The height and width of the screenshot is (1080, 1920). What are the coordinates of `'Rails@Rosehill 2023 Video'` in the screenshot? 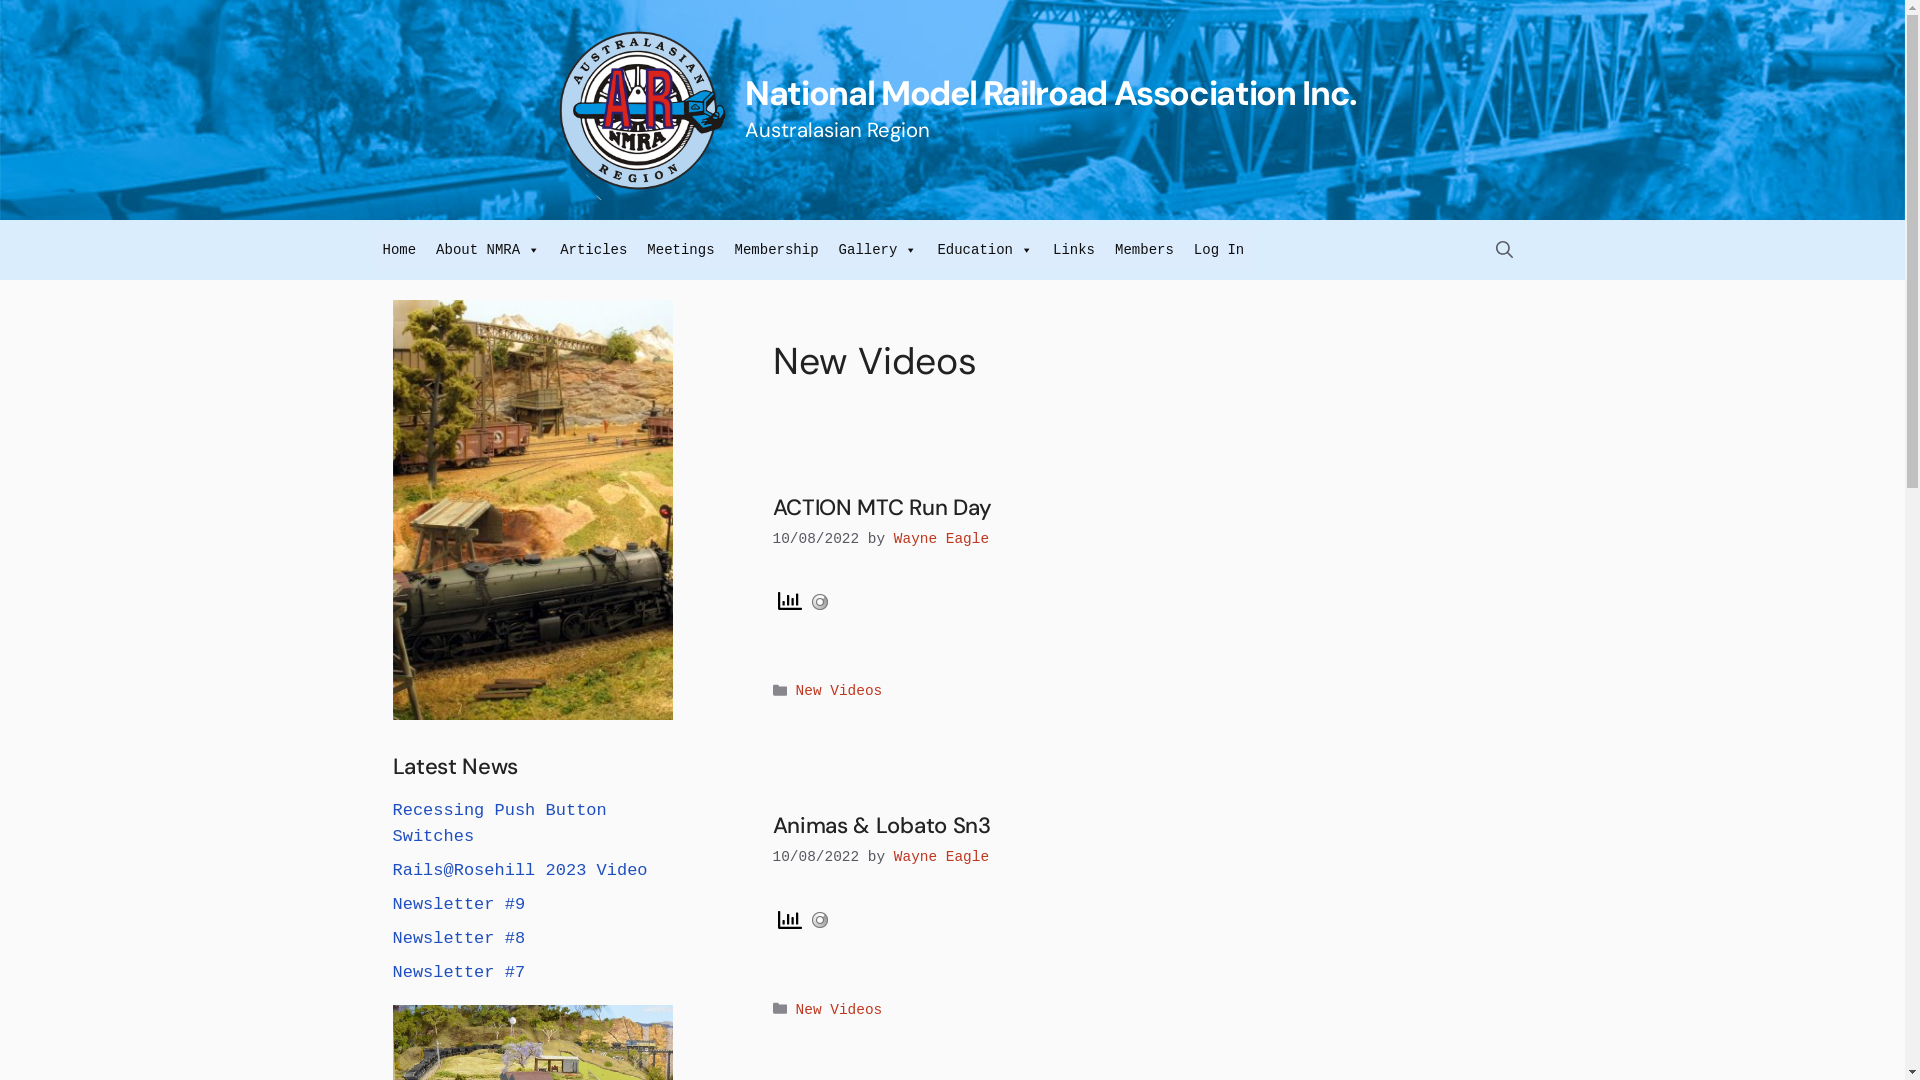 It's located at (519, 869).